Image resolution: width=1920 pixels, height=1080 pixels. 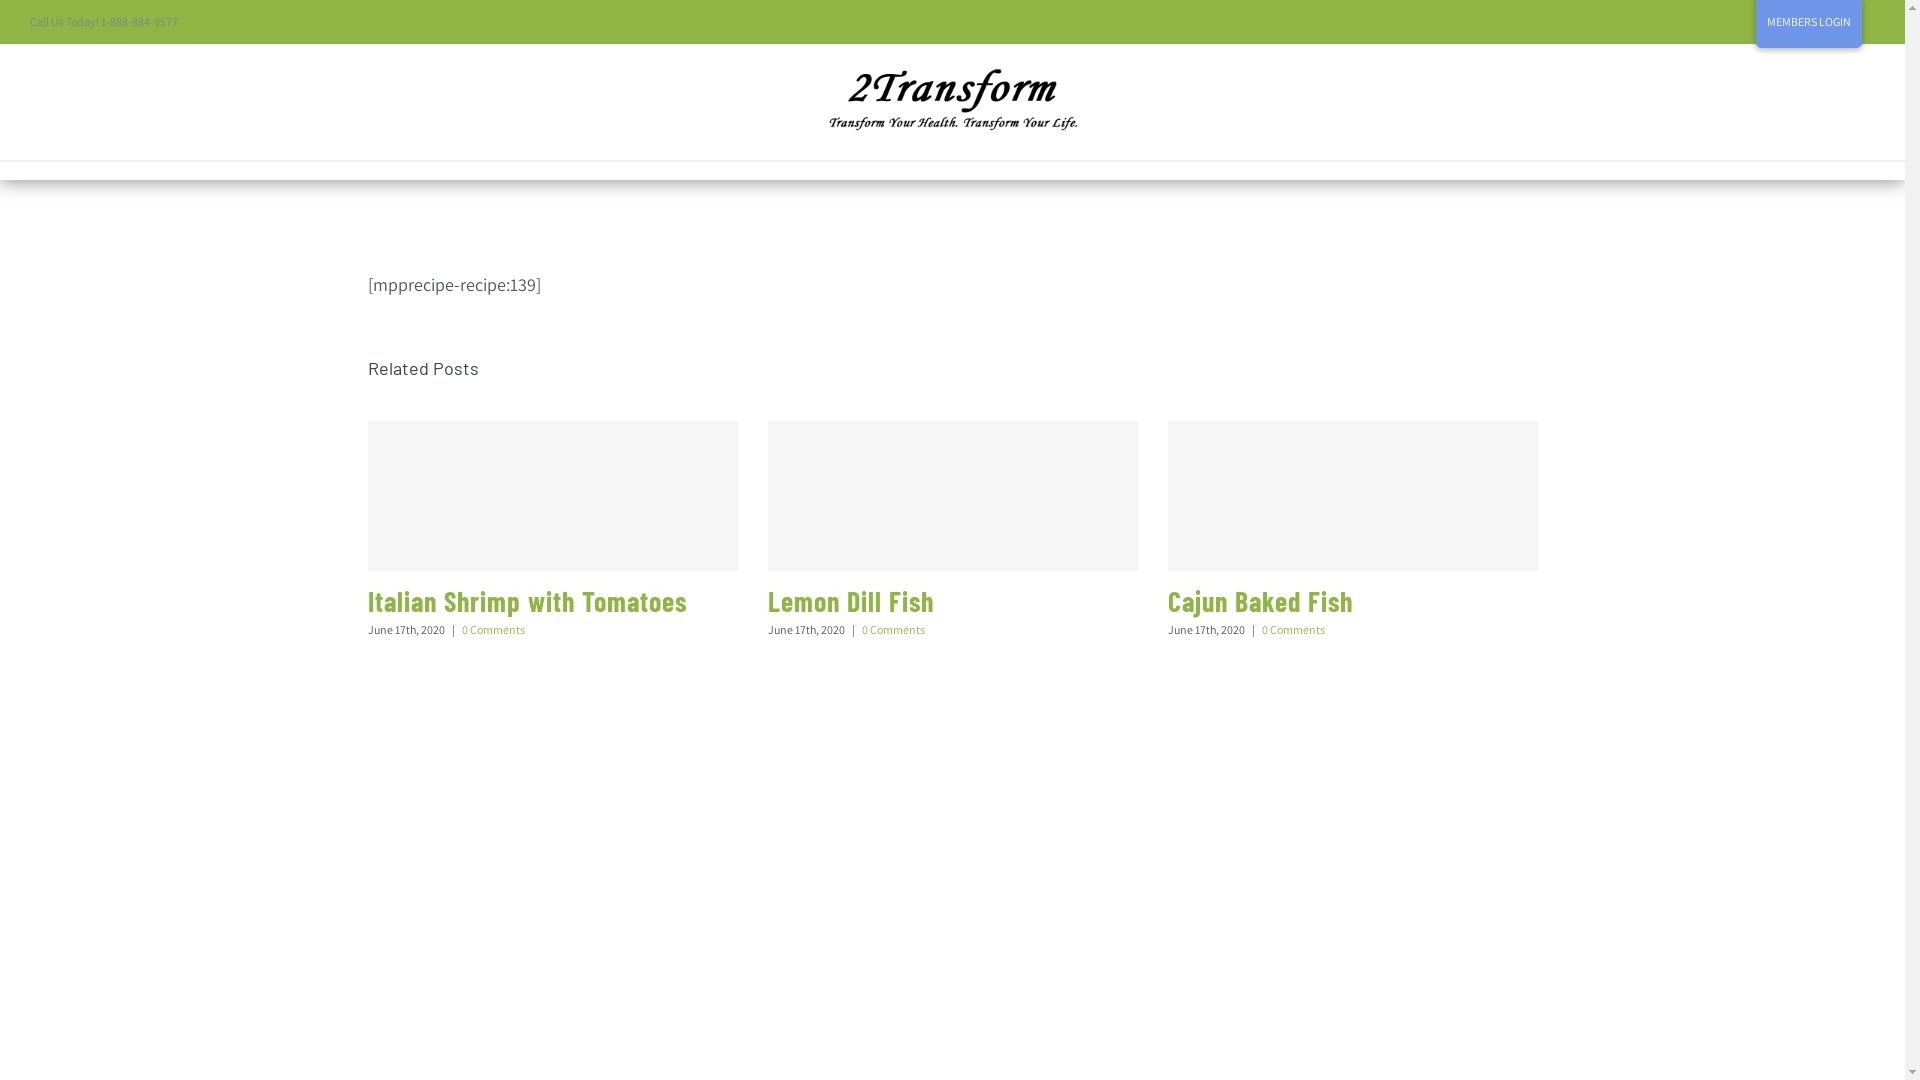 I want to click on 'Lemon Dill Fish', so click(x=850, y=600).